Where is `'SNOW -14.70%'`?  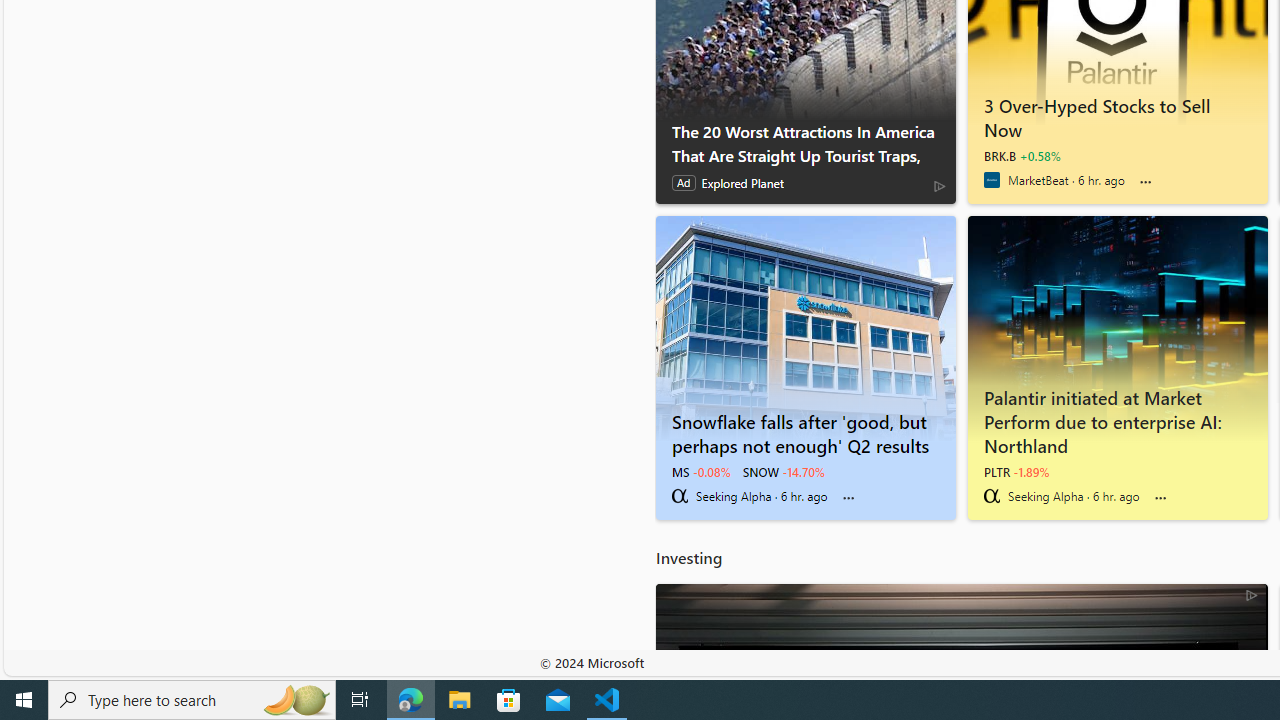 'SNOW -14.70%' is located at coordinates (783, 471).